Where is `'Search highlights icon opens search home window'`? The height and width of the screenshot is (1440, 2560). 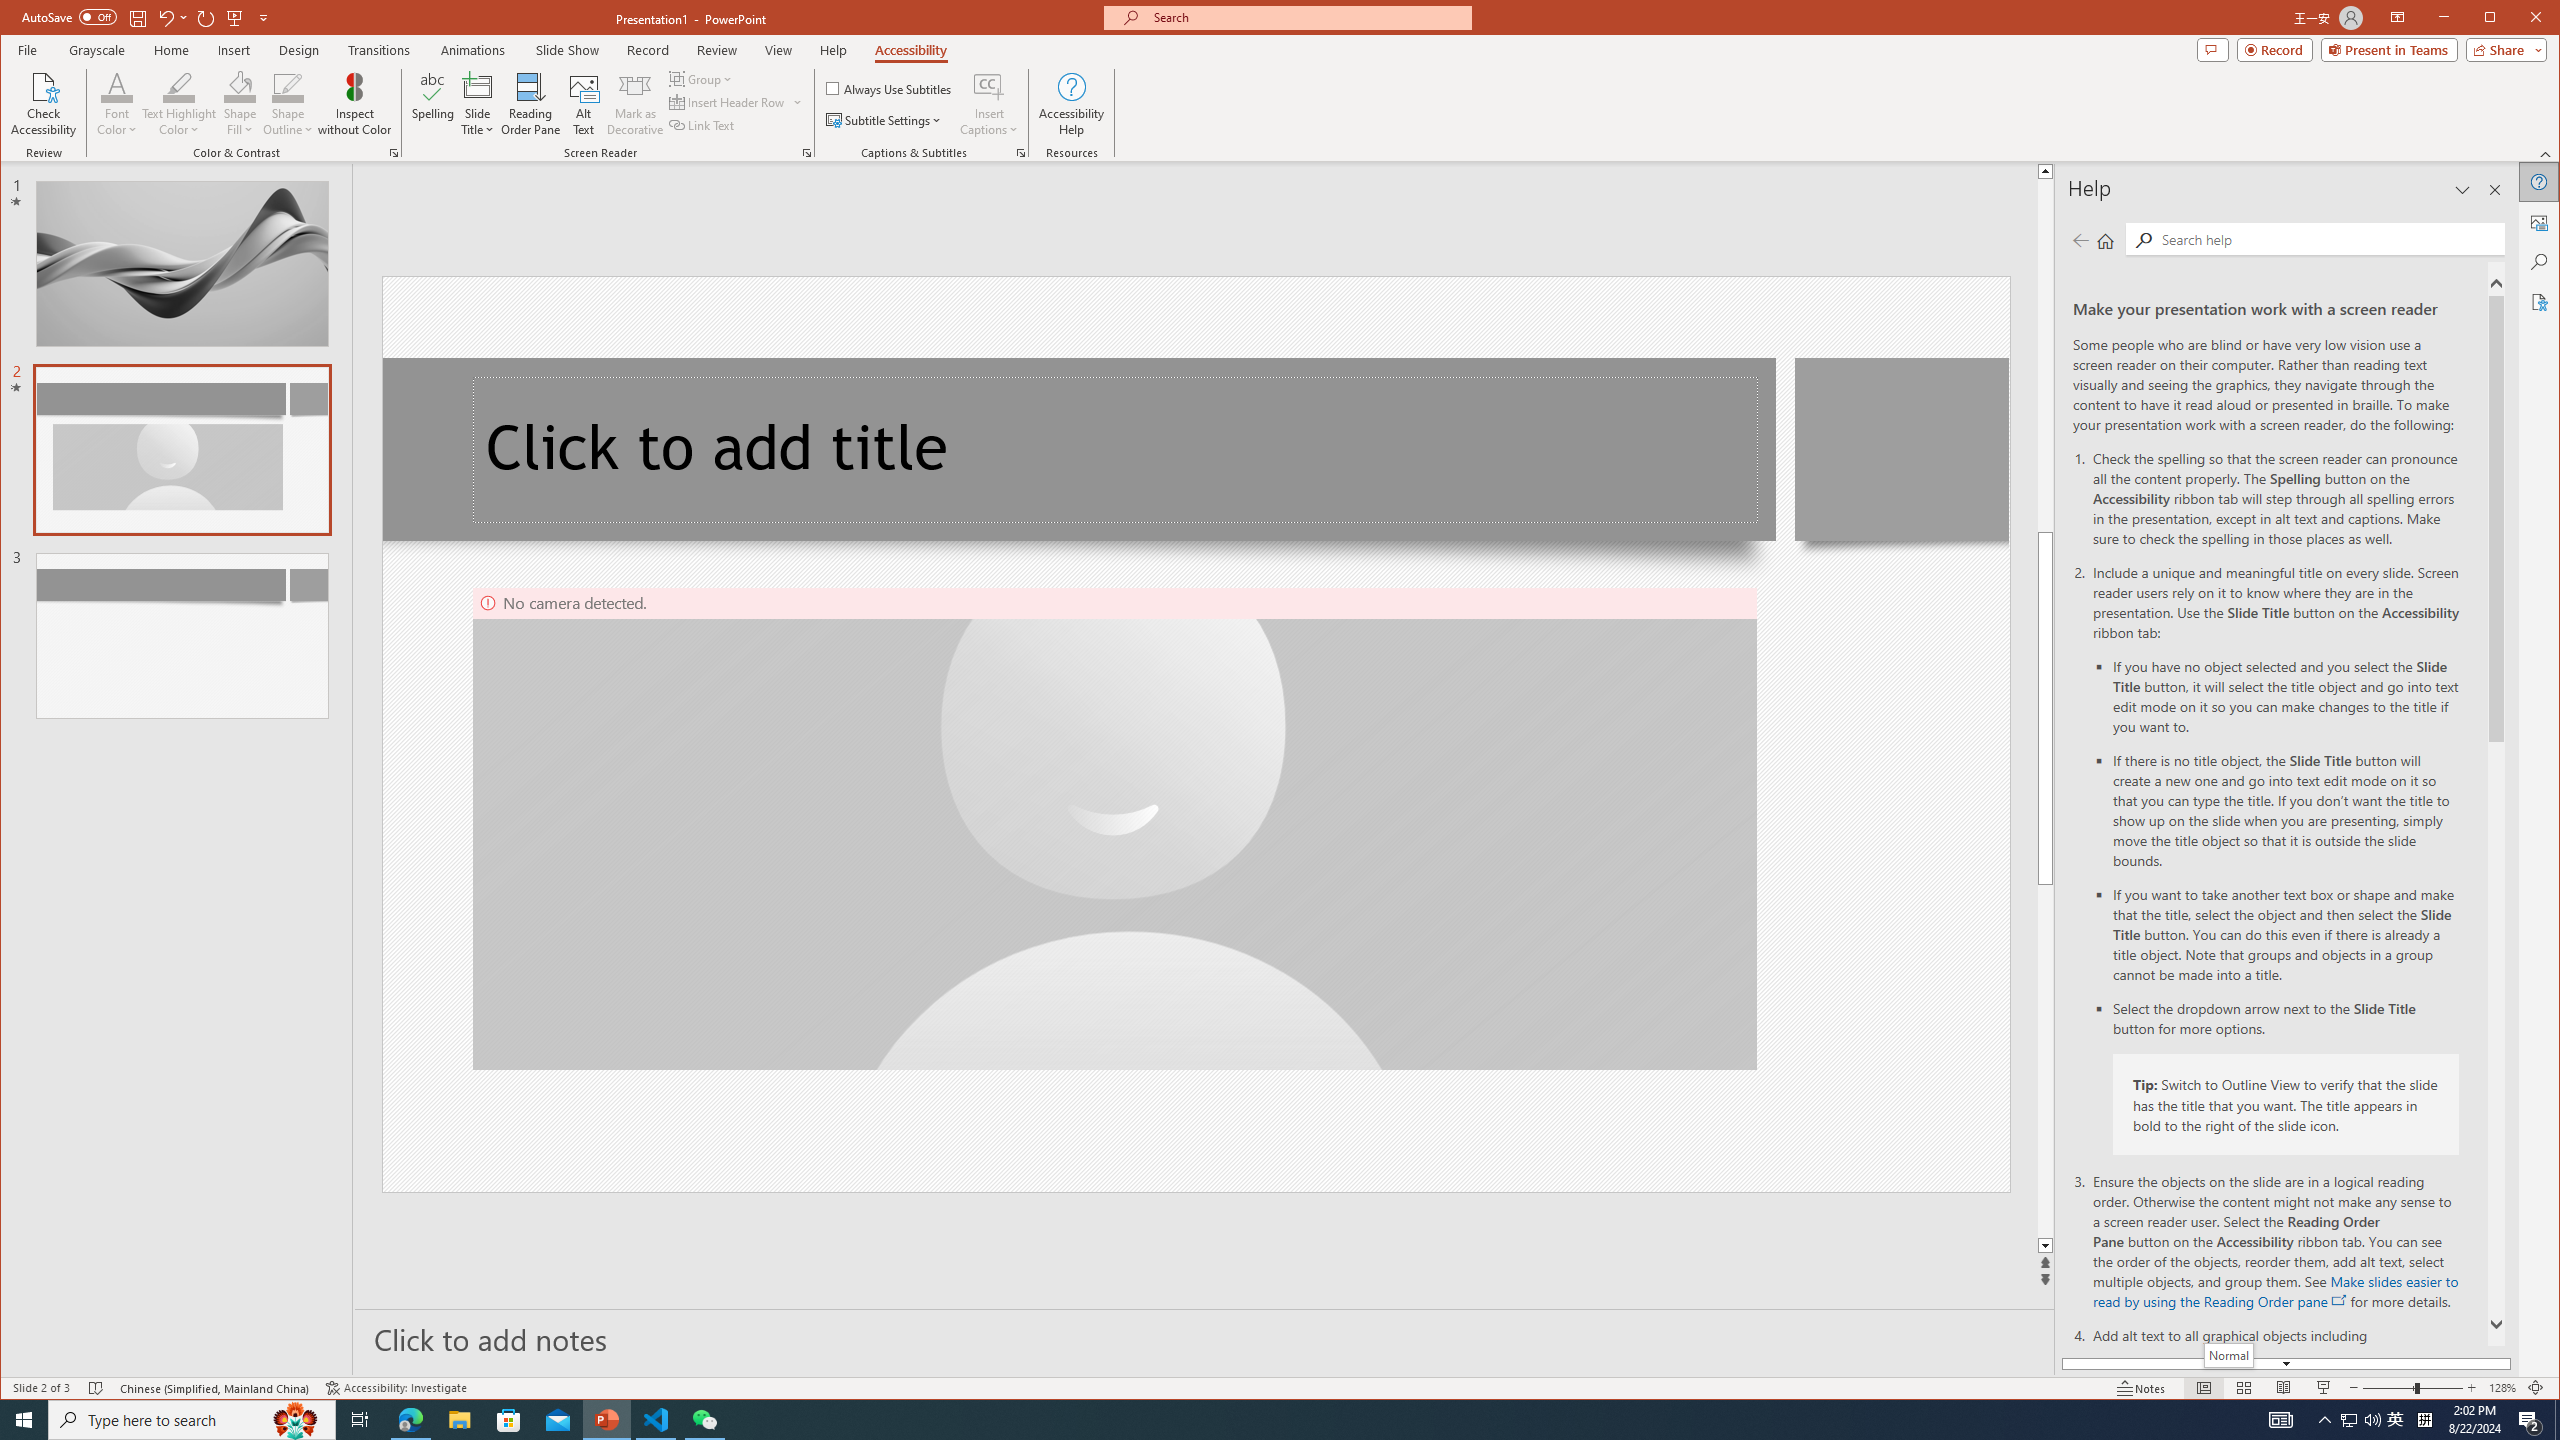 'Search highlights icon opens search home window' is located at coordinates (294, 1418).